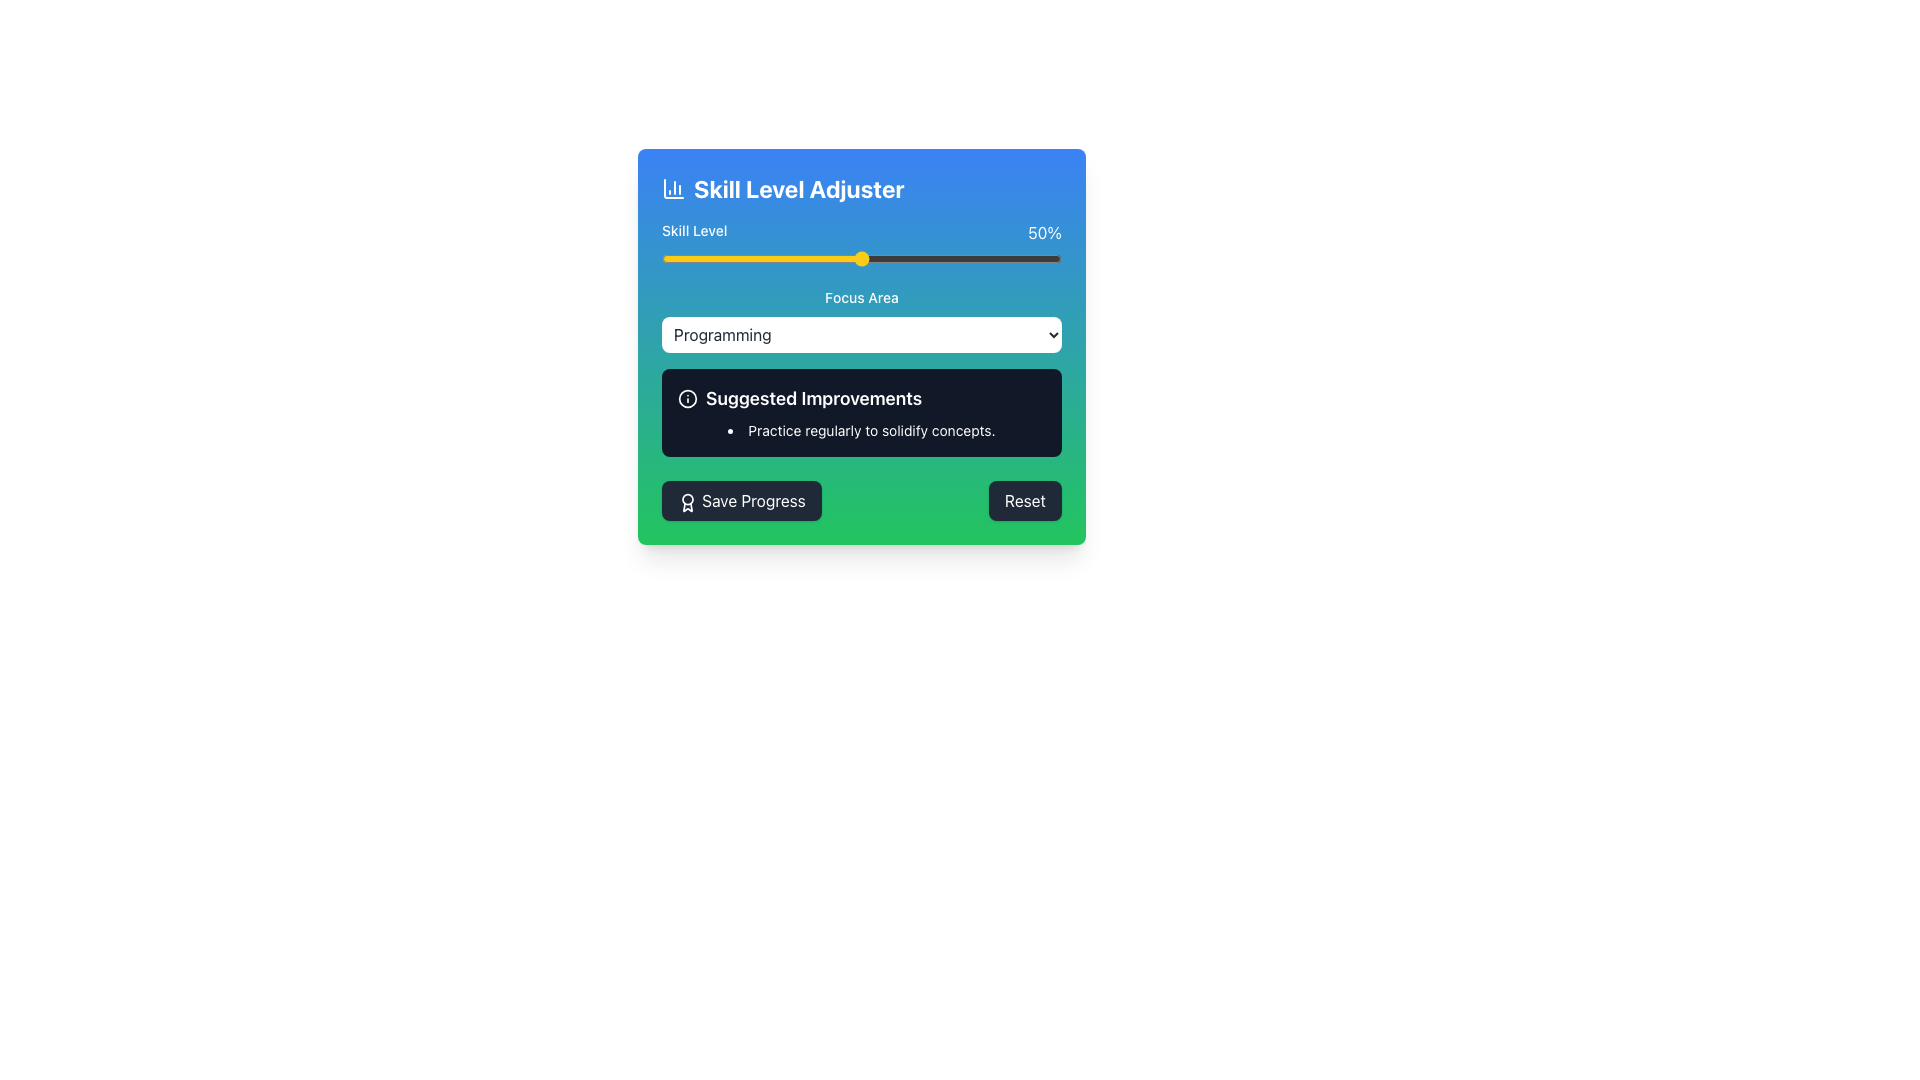 The width and height of the screenshot is (1920, 1080). Describe the element at coordinates (862, 297) in the screenshot. I see `'Focus Area' text label which indicates the context of the adjacent dropdown menu for selecting programming topics` at that location.